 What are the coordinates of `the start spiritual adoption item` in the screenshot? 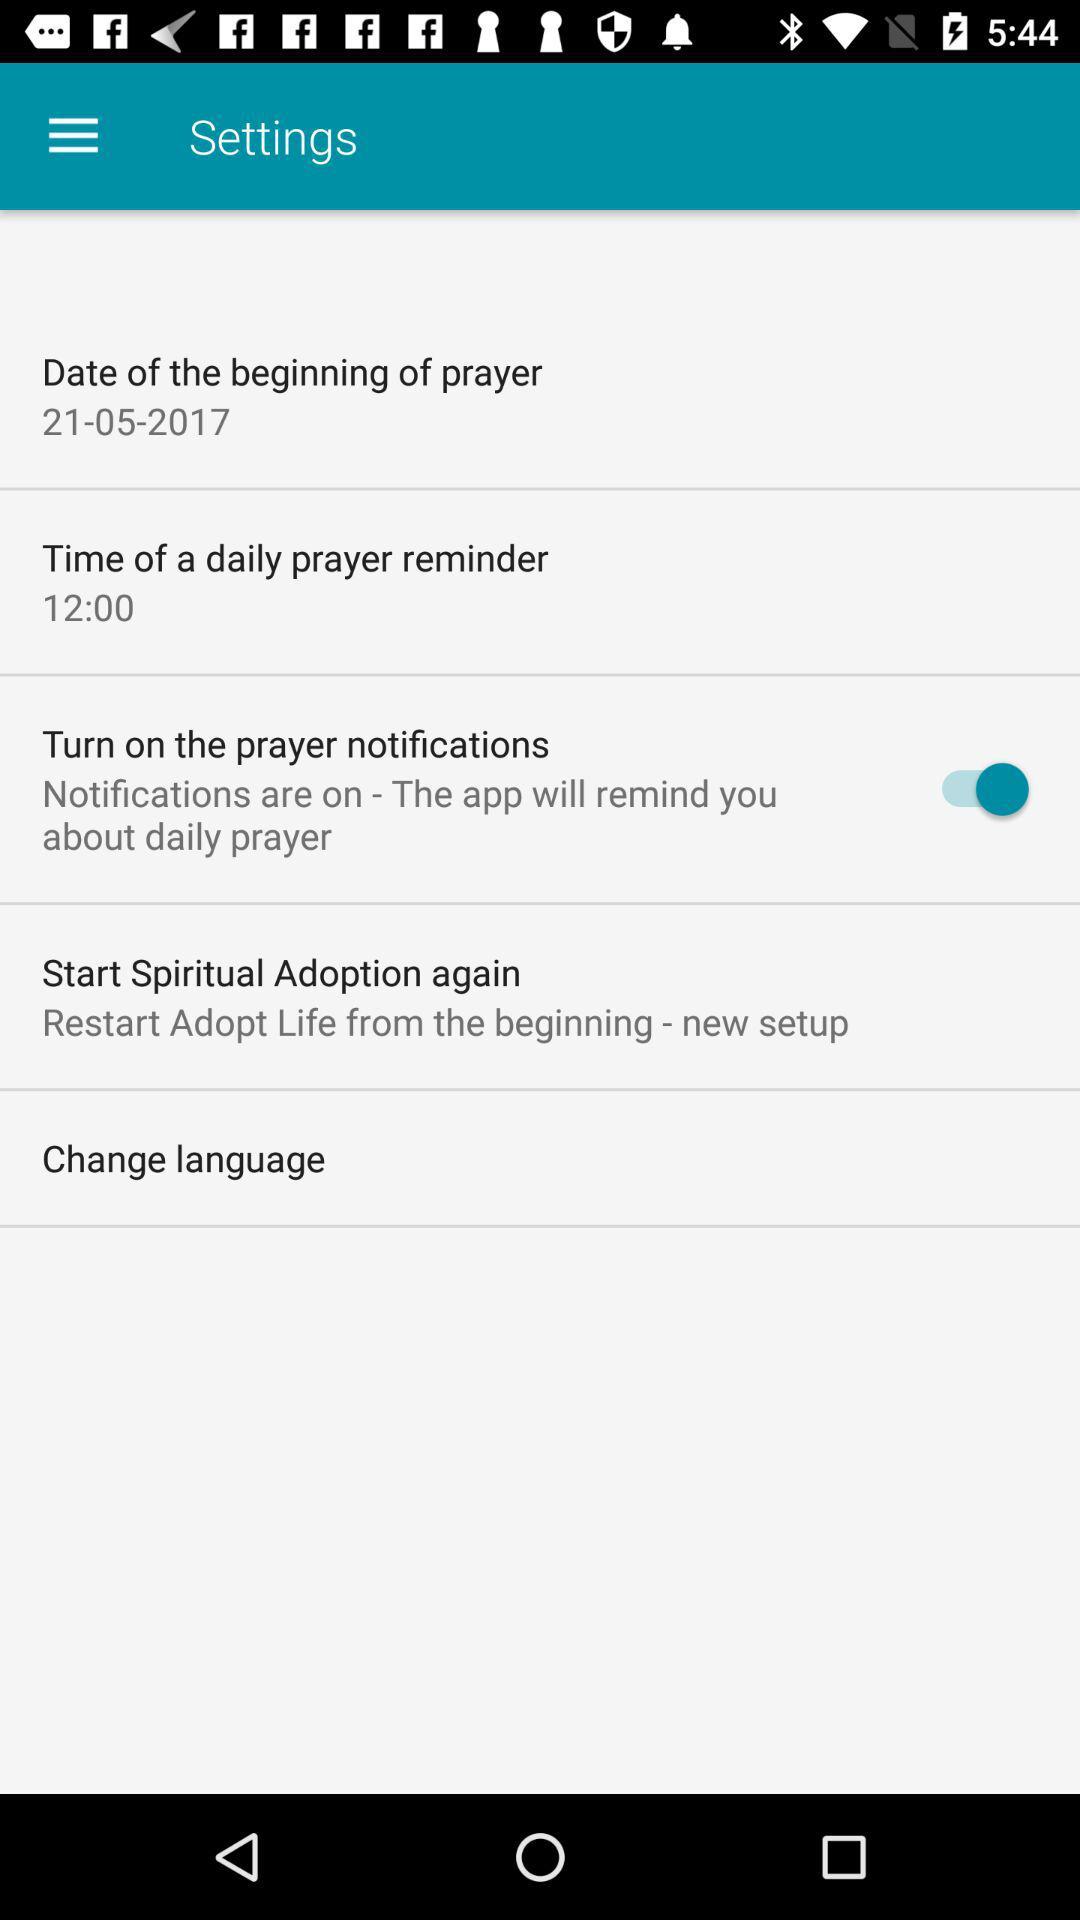 It's located at (281, 971).